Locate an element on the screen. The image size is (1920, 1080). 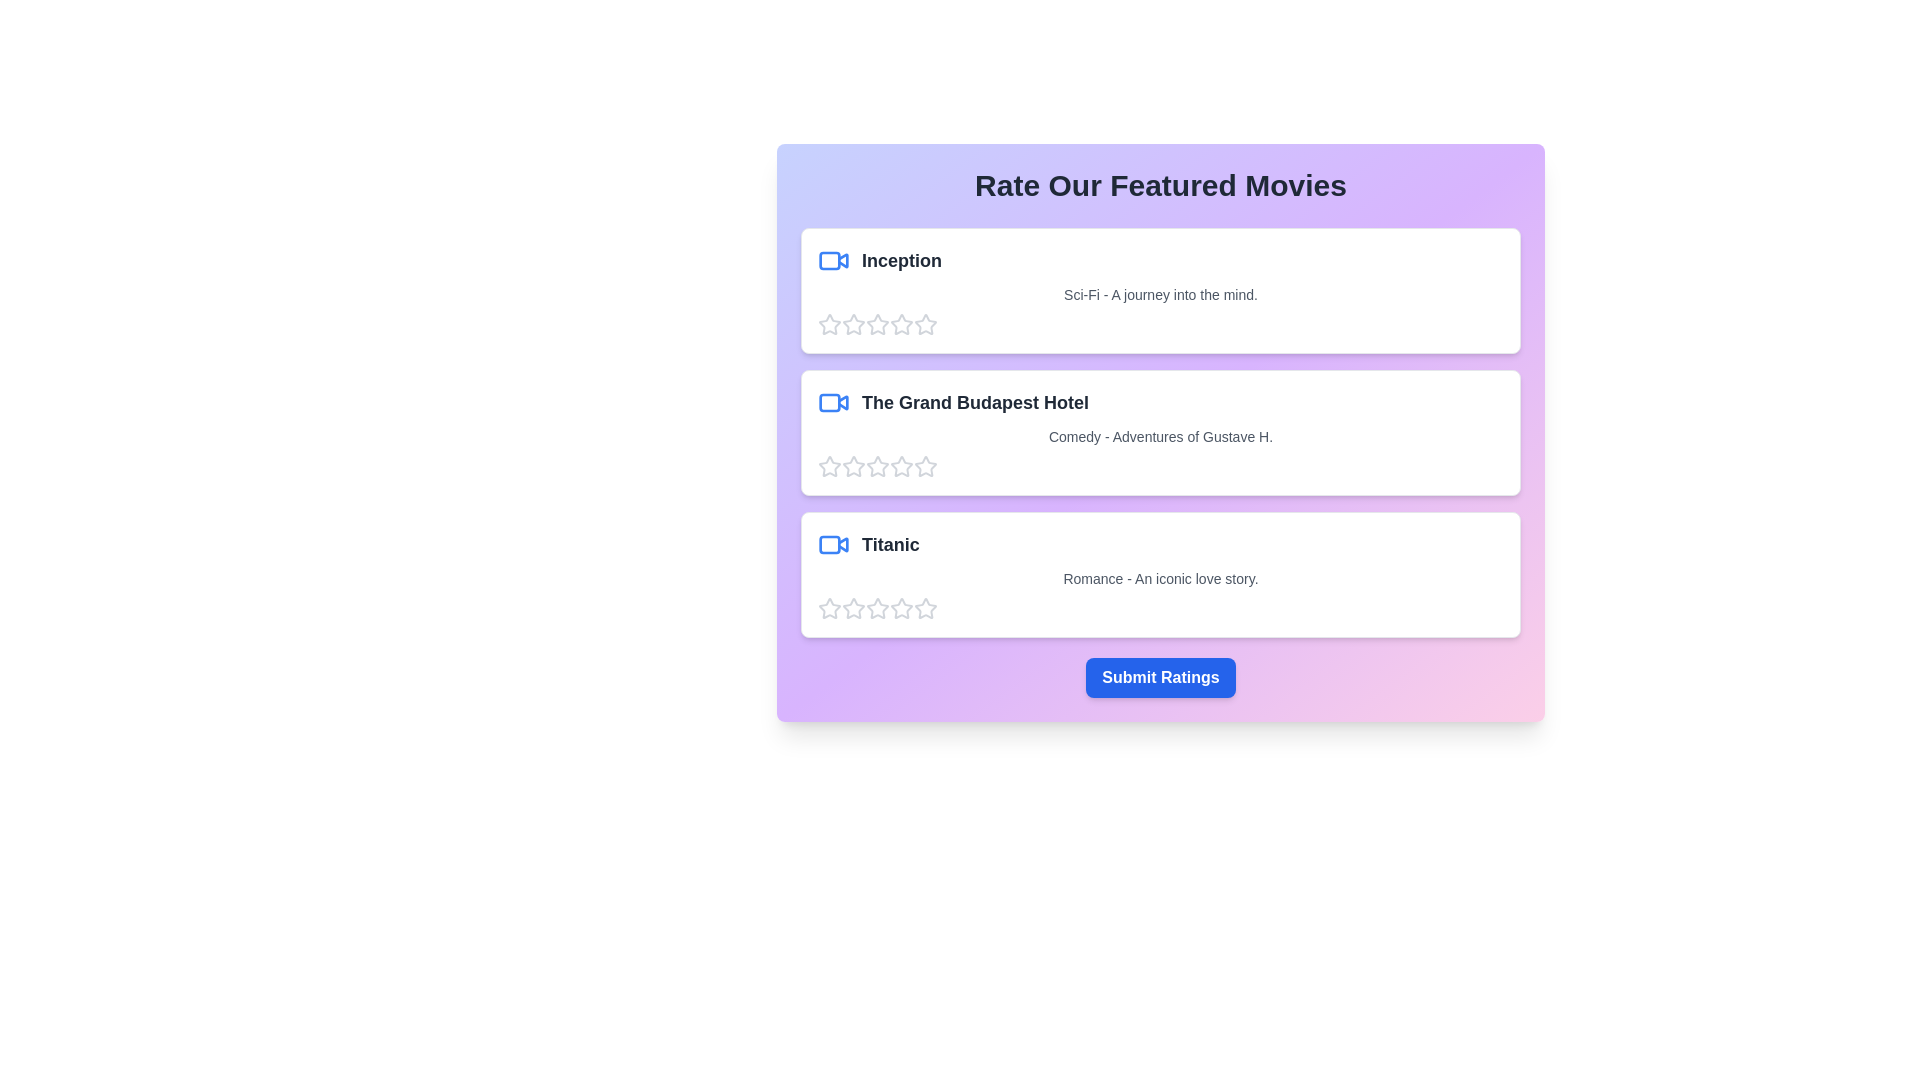
the star corresponding to 1 stars to preview the rating is located at coordinates (830, 323).